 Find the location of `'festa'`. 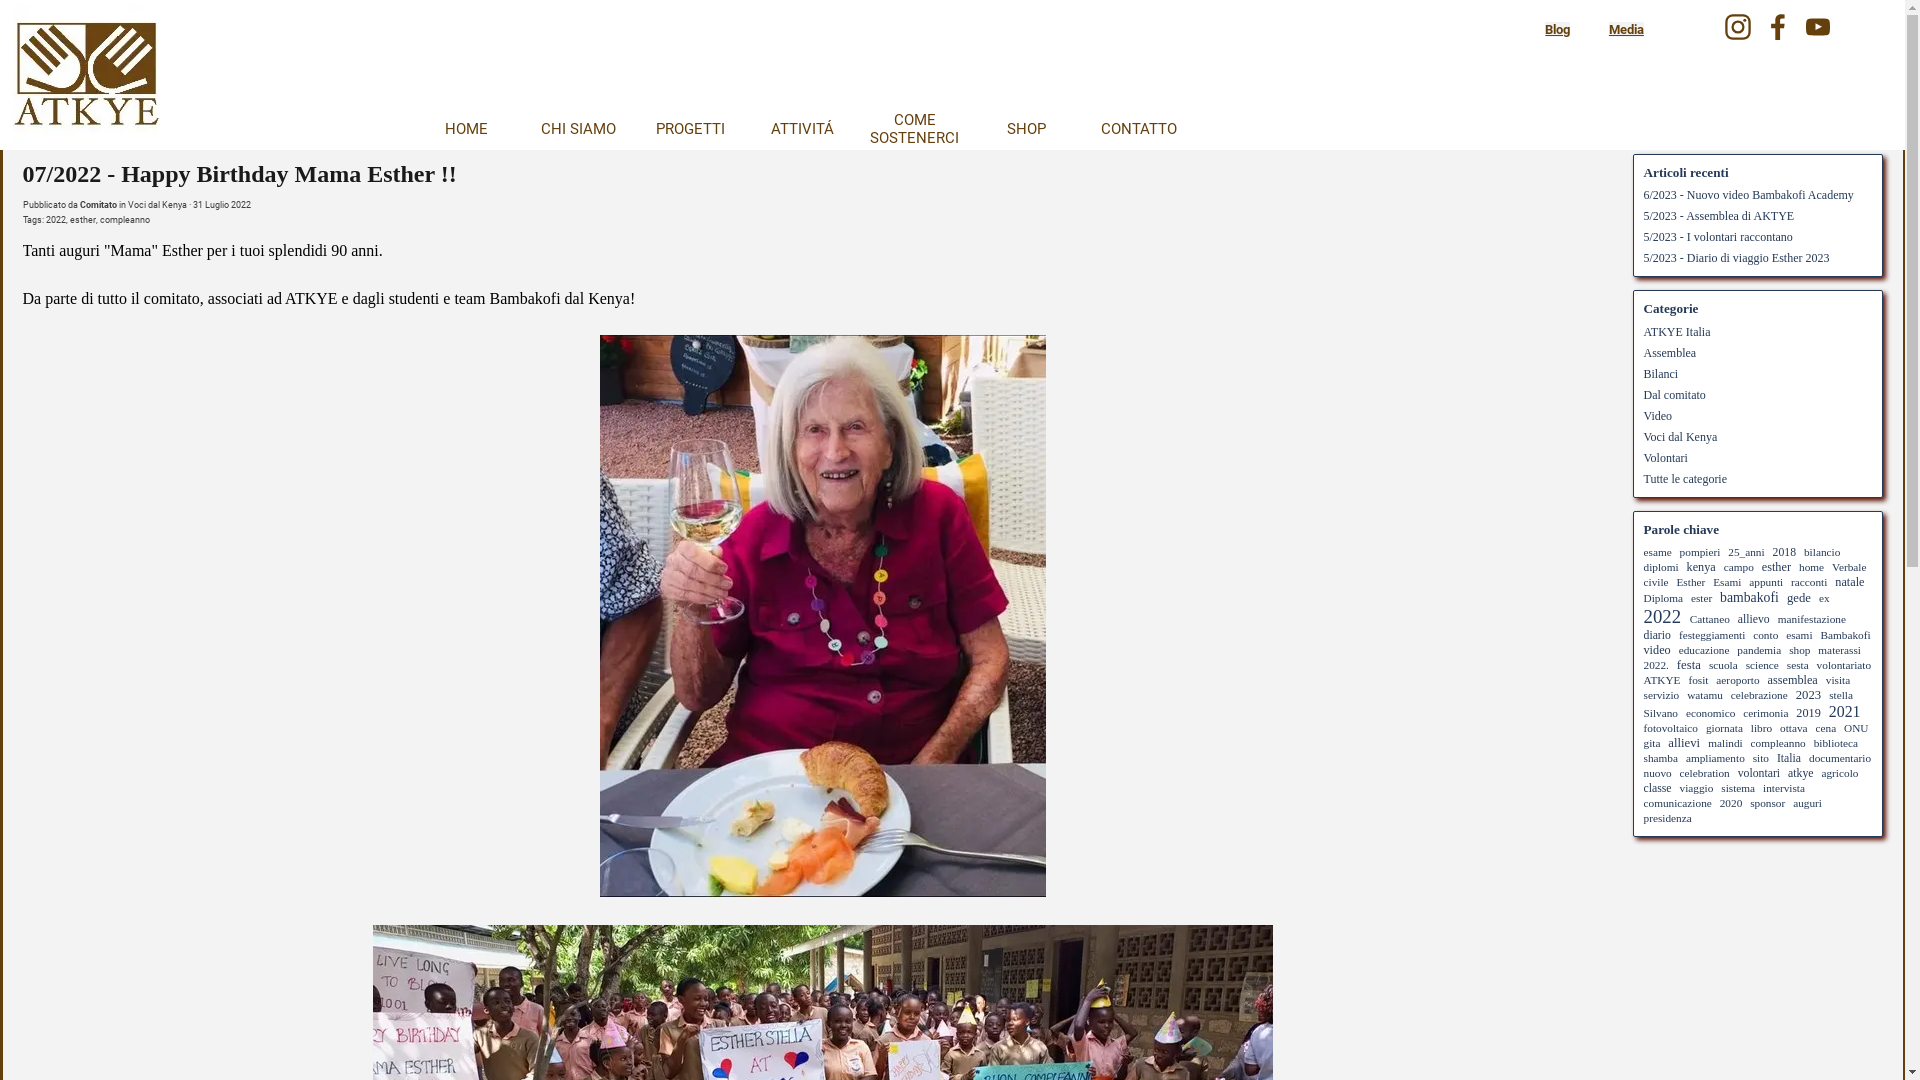

'festa' is located at coordinates (1688, 664).